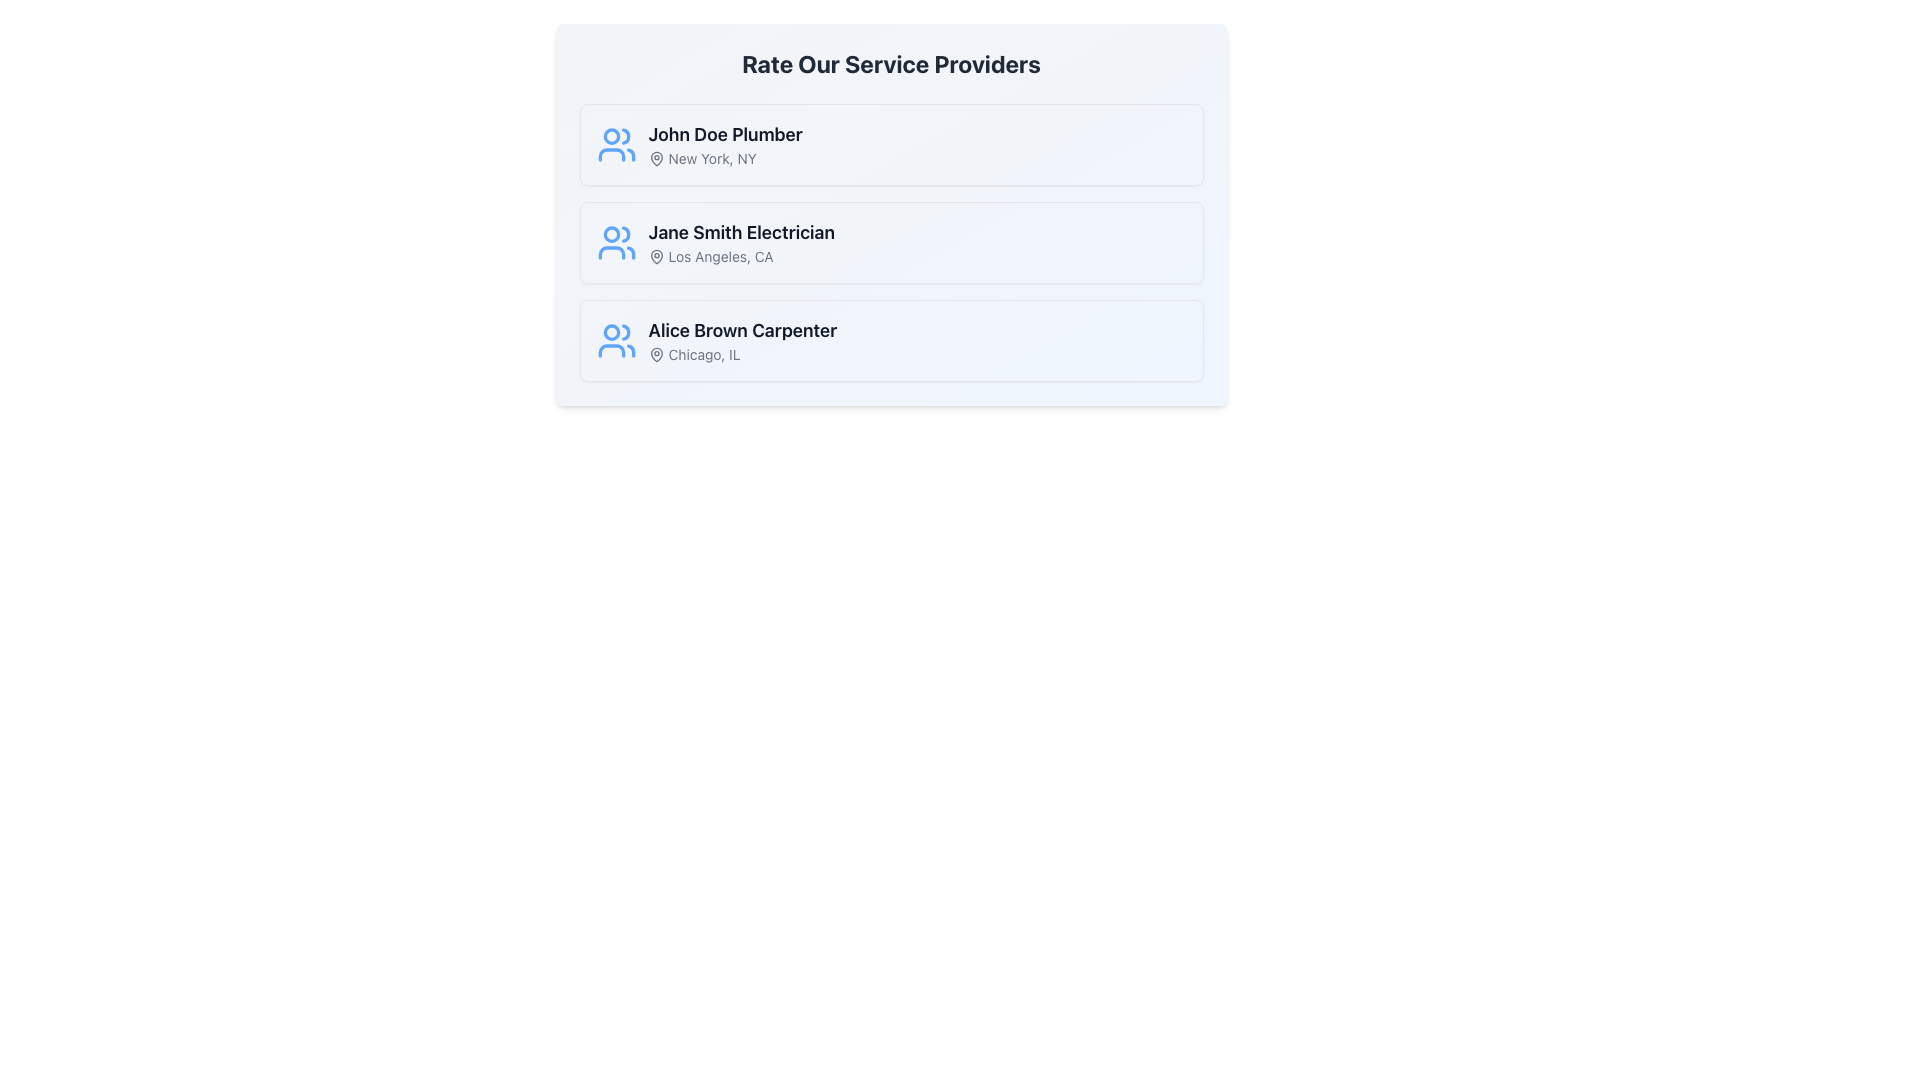 The width and height of the screenshot is (1920, 1080). I want to click on the second service provider card labeled 'Jane Smith Electrician' in the list under 'Rate Our Service Providers', so click(890, 242).